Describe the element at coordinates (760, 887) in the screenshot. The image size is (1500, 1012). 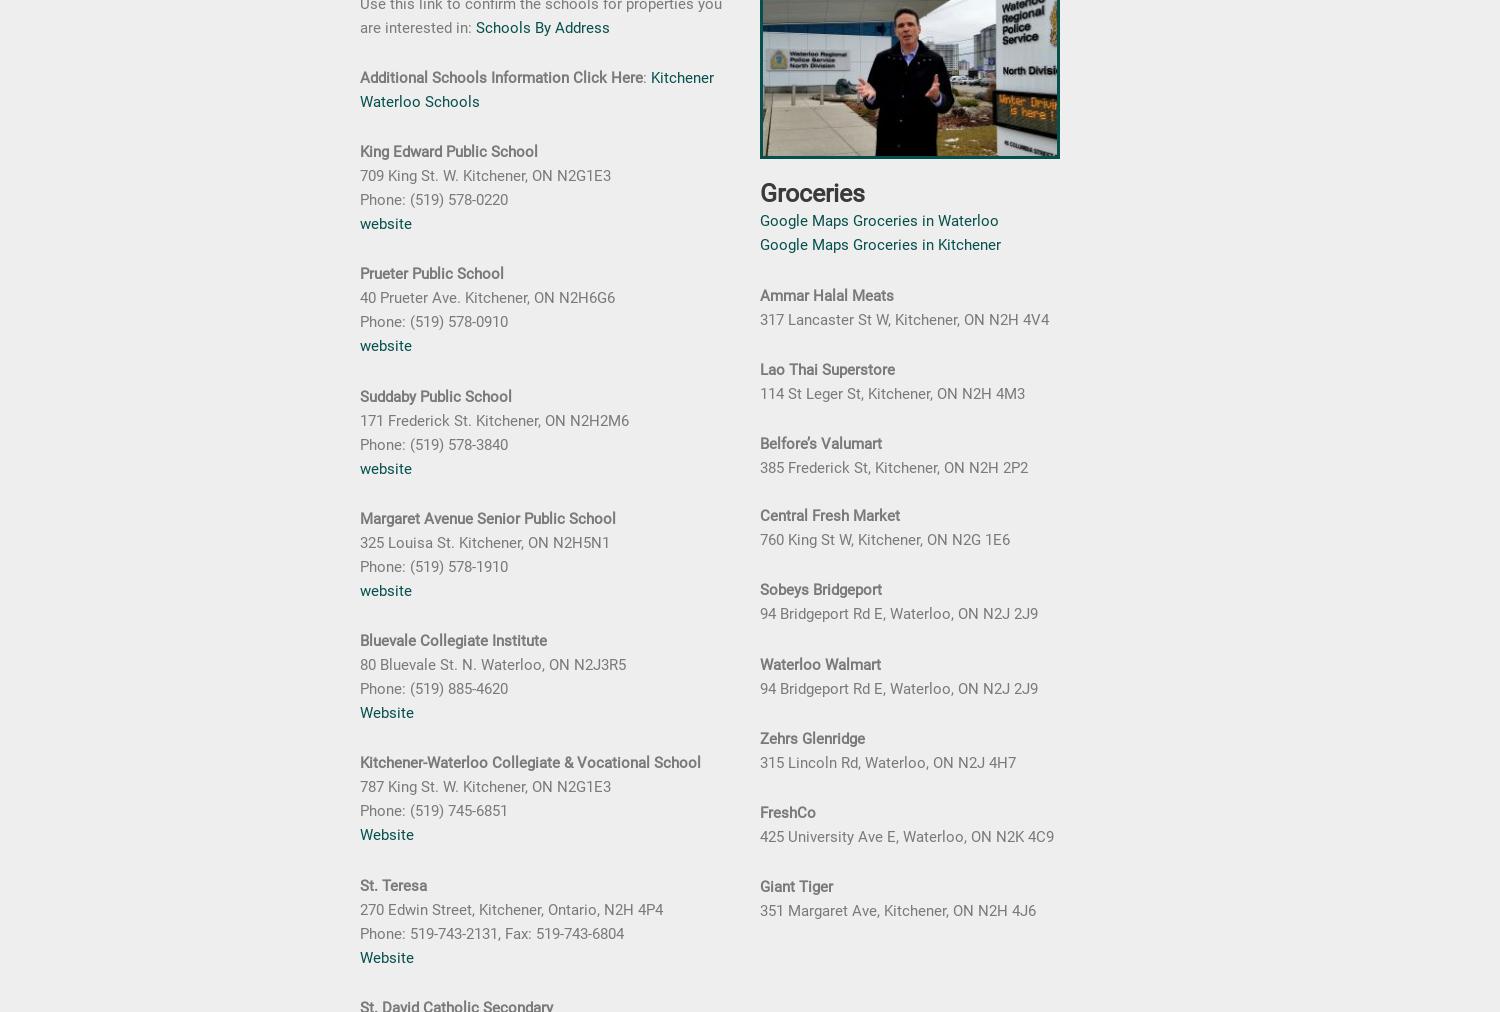
I see `'Giant Tiger'` at that location.